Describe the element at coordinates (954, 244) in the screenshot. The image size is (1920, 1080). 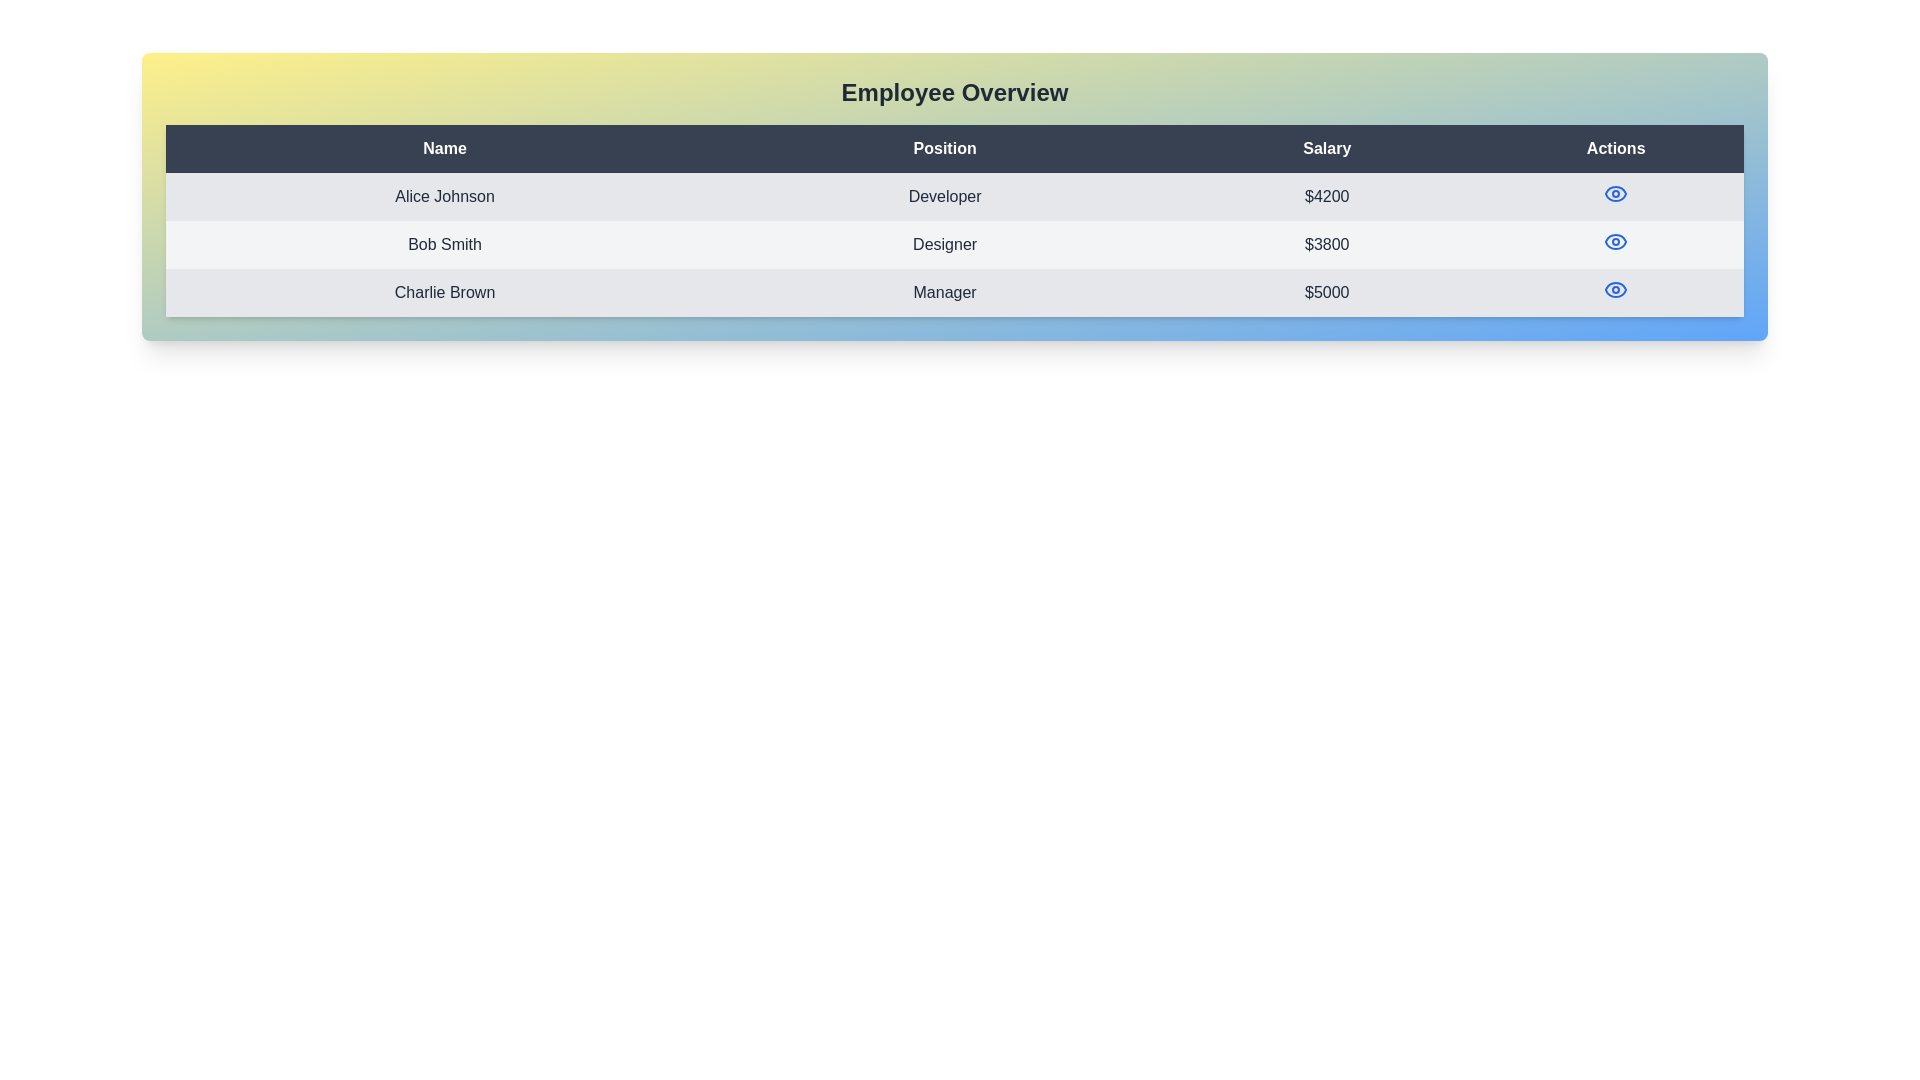
I see `the second row in the 'Employee Overview' table that contains the employee's details, located beneath the 'Position' column heading` at that location.